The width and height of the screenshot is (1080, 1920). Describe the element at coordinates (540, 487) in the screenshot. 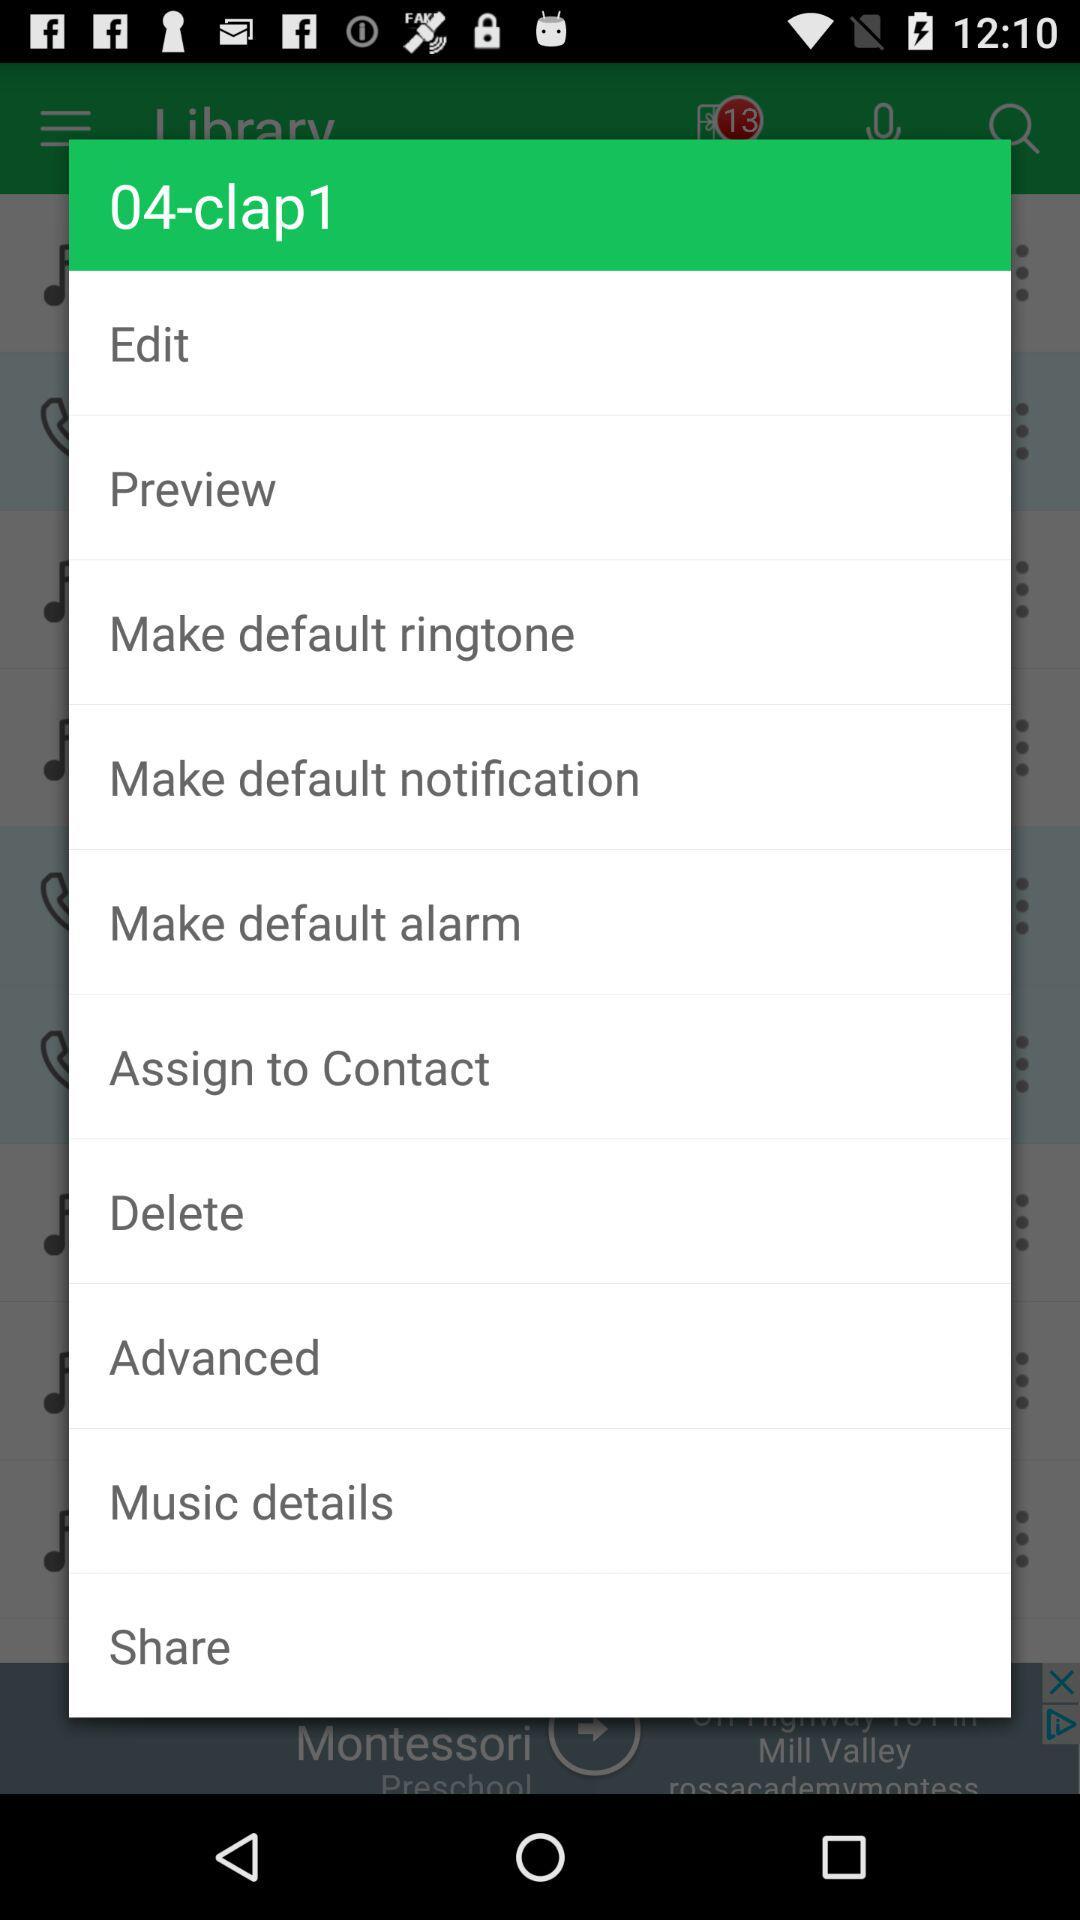

I see `preview icon` at that location.